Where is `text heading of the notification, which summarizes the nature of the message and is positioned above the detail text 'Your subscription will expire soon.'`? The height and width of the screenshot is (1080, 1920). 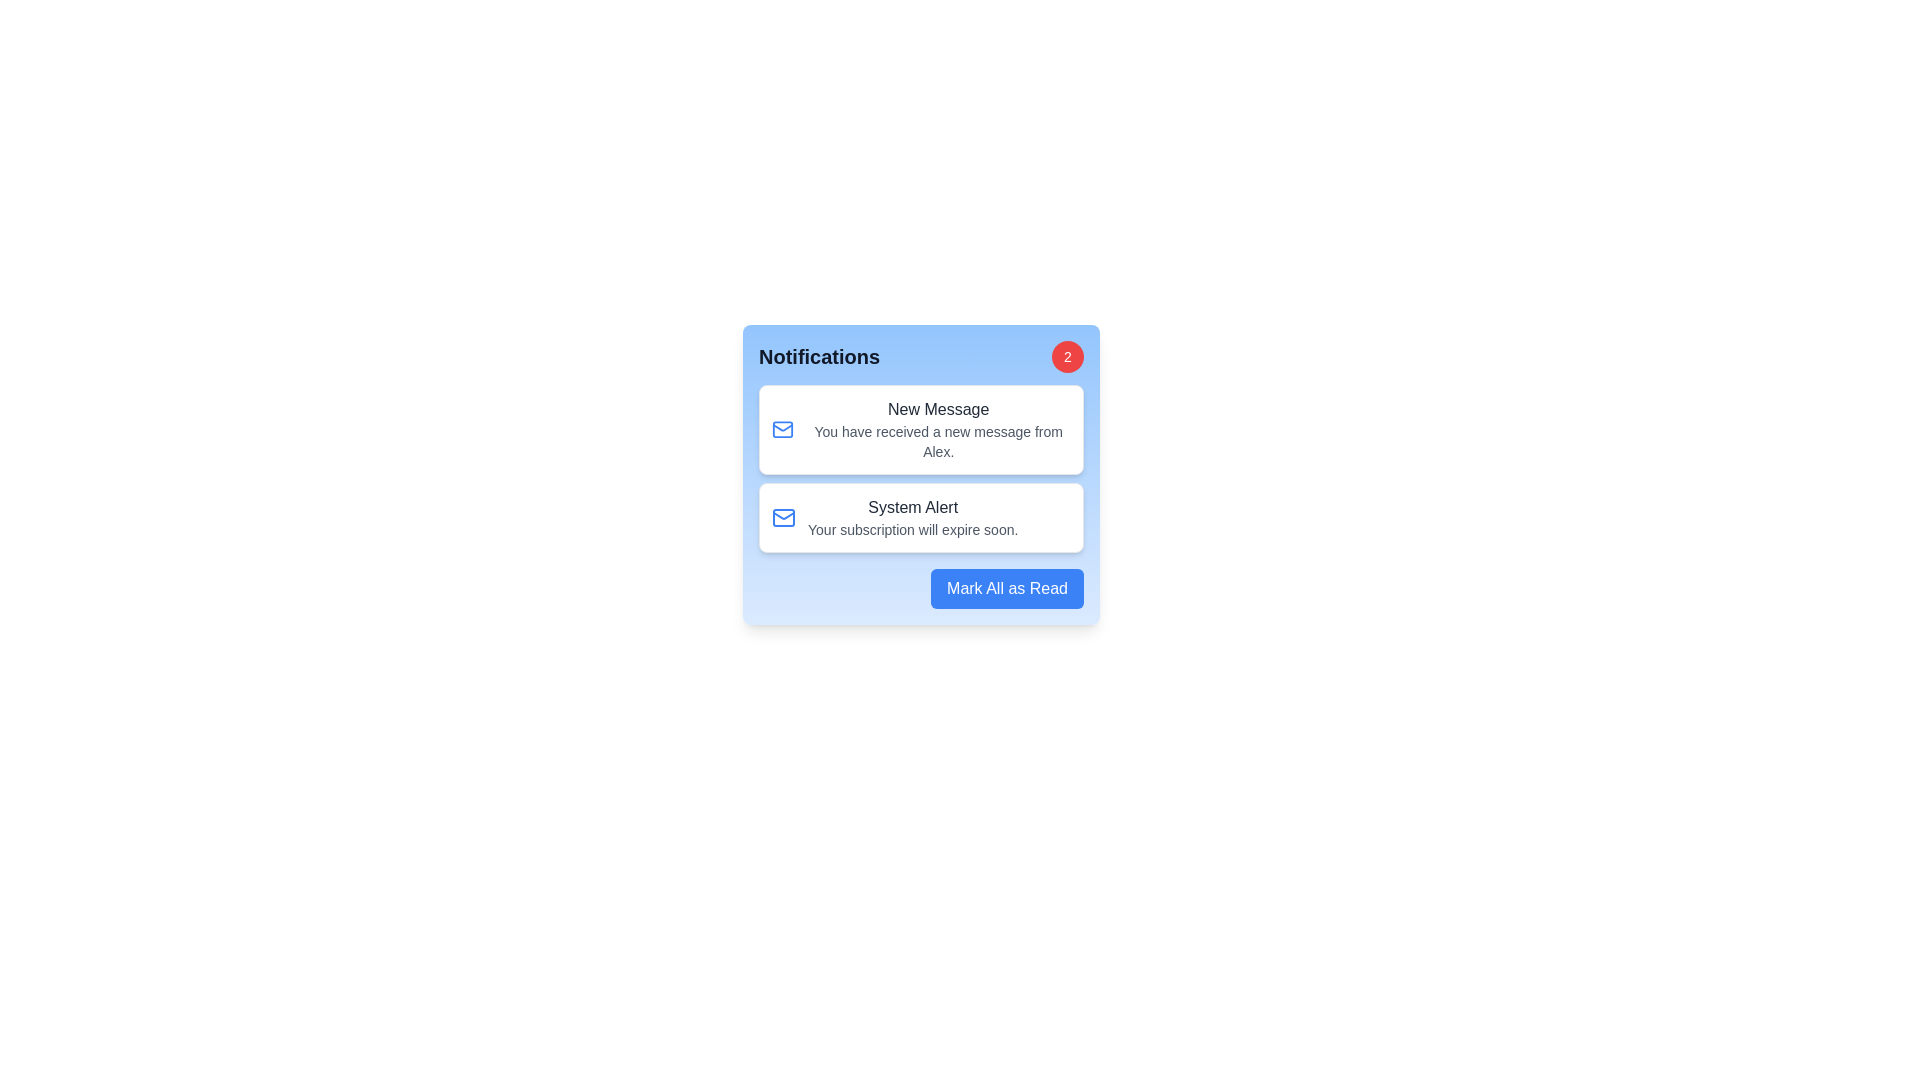 text heading of the notification, which summarizes the nature of the message and is positioned above the detail text 'Your subscription will expire soon.' is located at coordinates (912, 507).